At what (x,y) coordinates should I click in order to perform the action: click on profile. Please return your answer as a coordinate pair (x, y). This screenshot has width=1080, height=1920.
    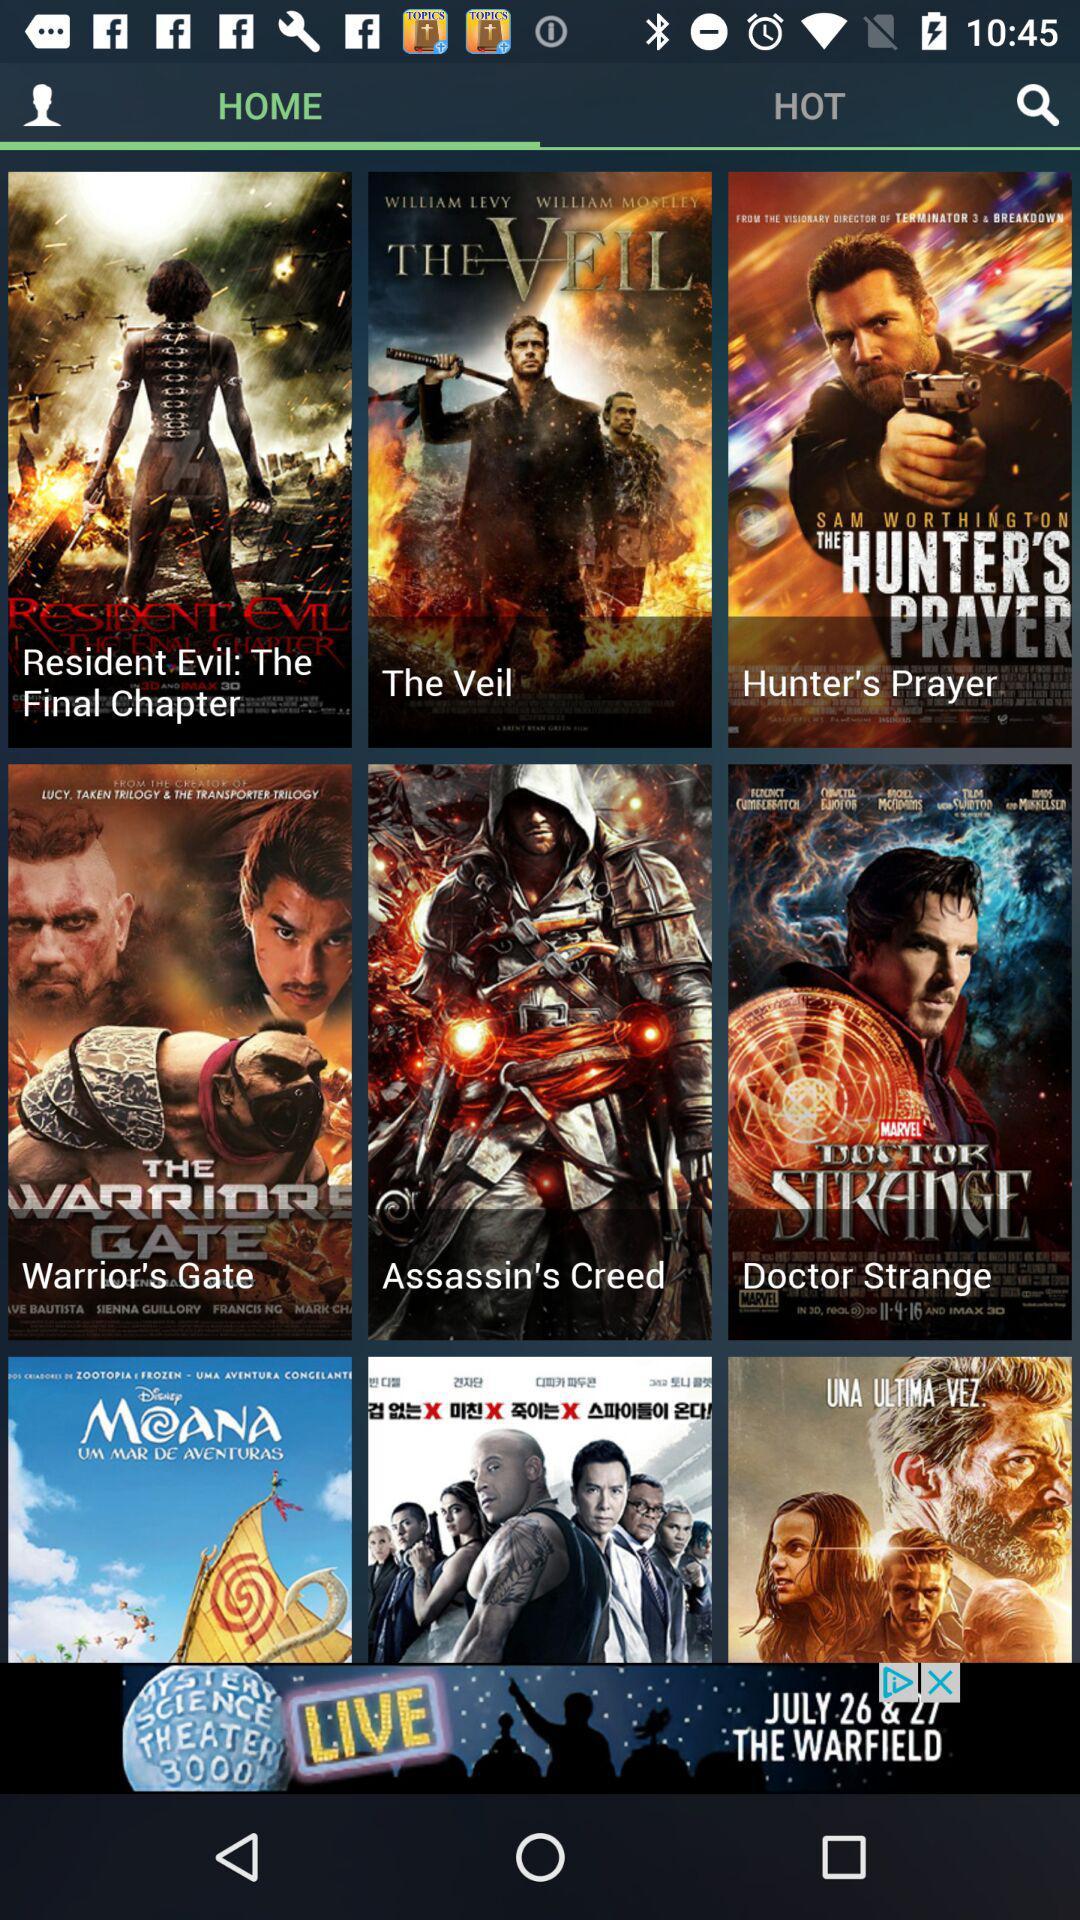
    Looking at the image, I should click on (42, 104).